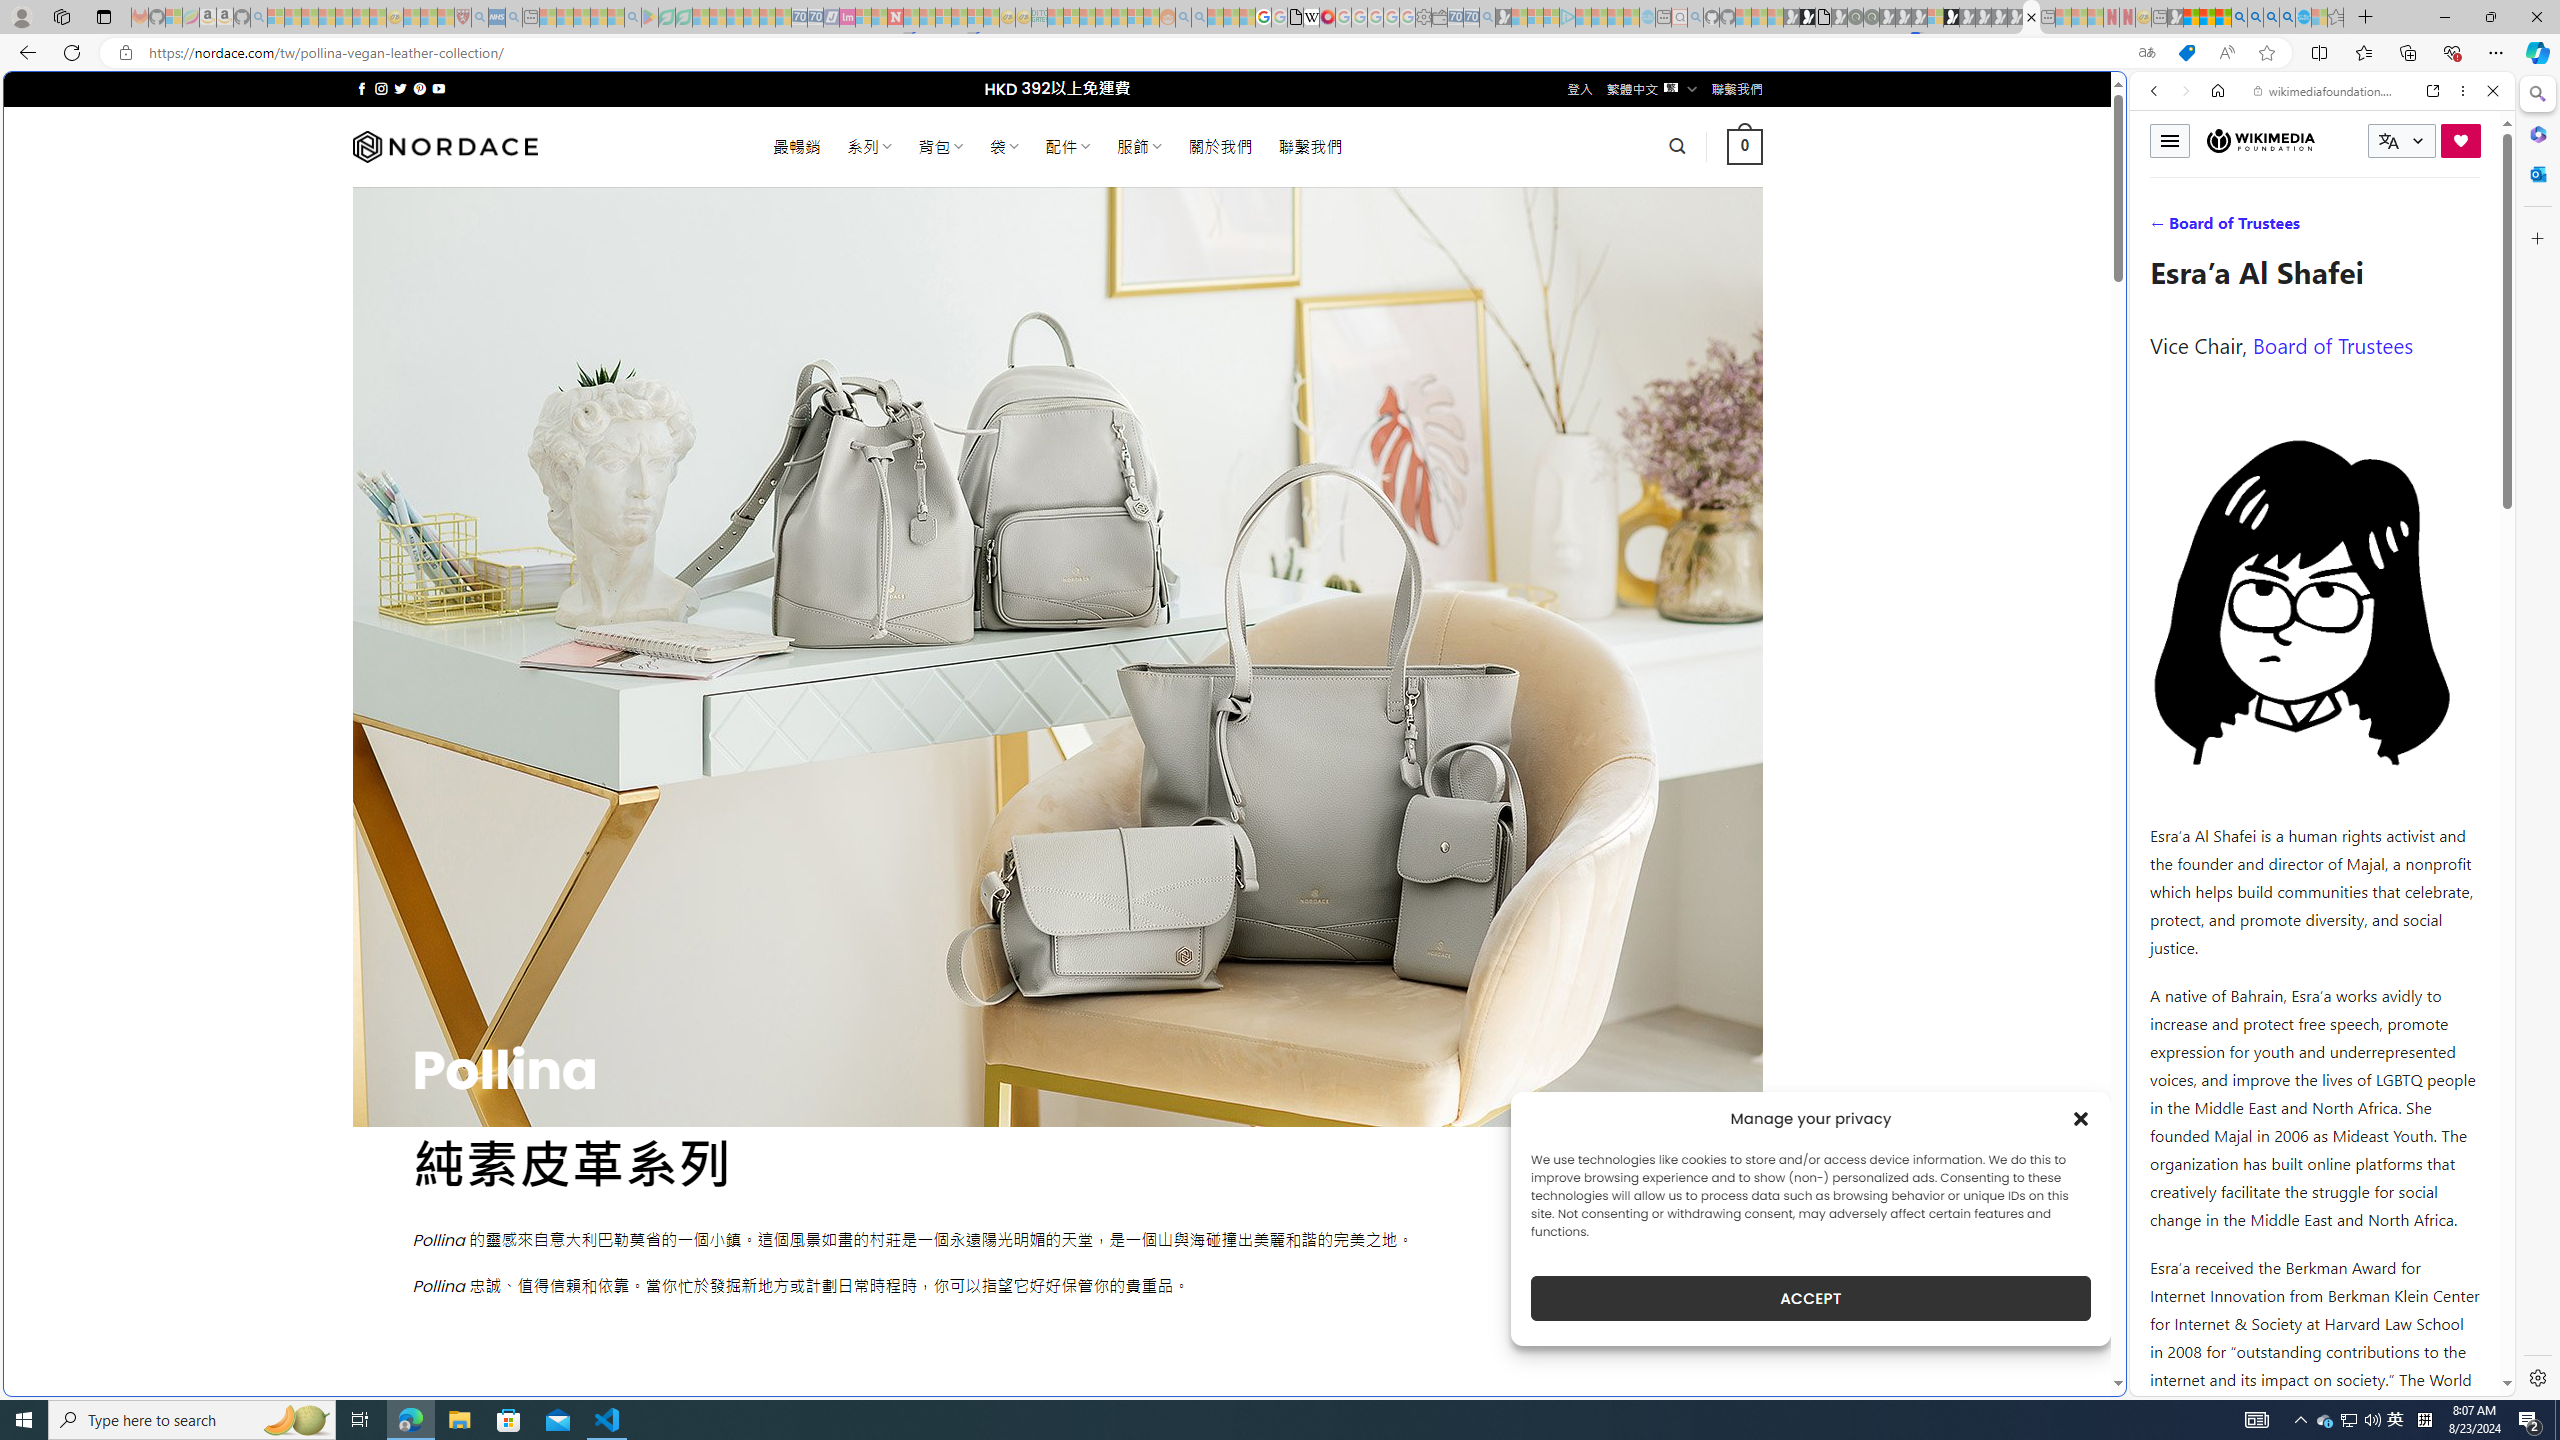 This screenshot has width=2560, height=1440. I want to click on 'VIDEOS', so click(2286, 229).